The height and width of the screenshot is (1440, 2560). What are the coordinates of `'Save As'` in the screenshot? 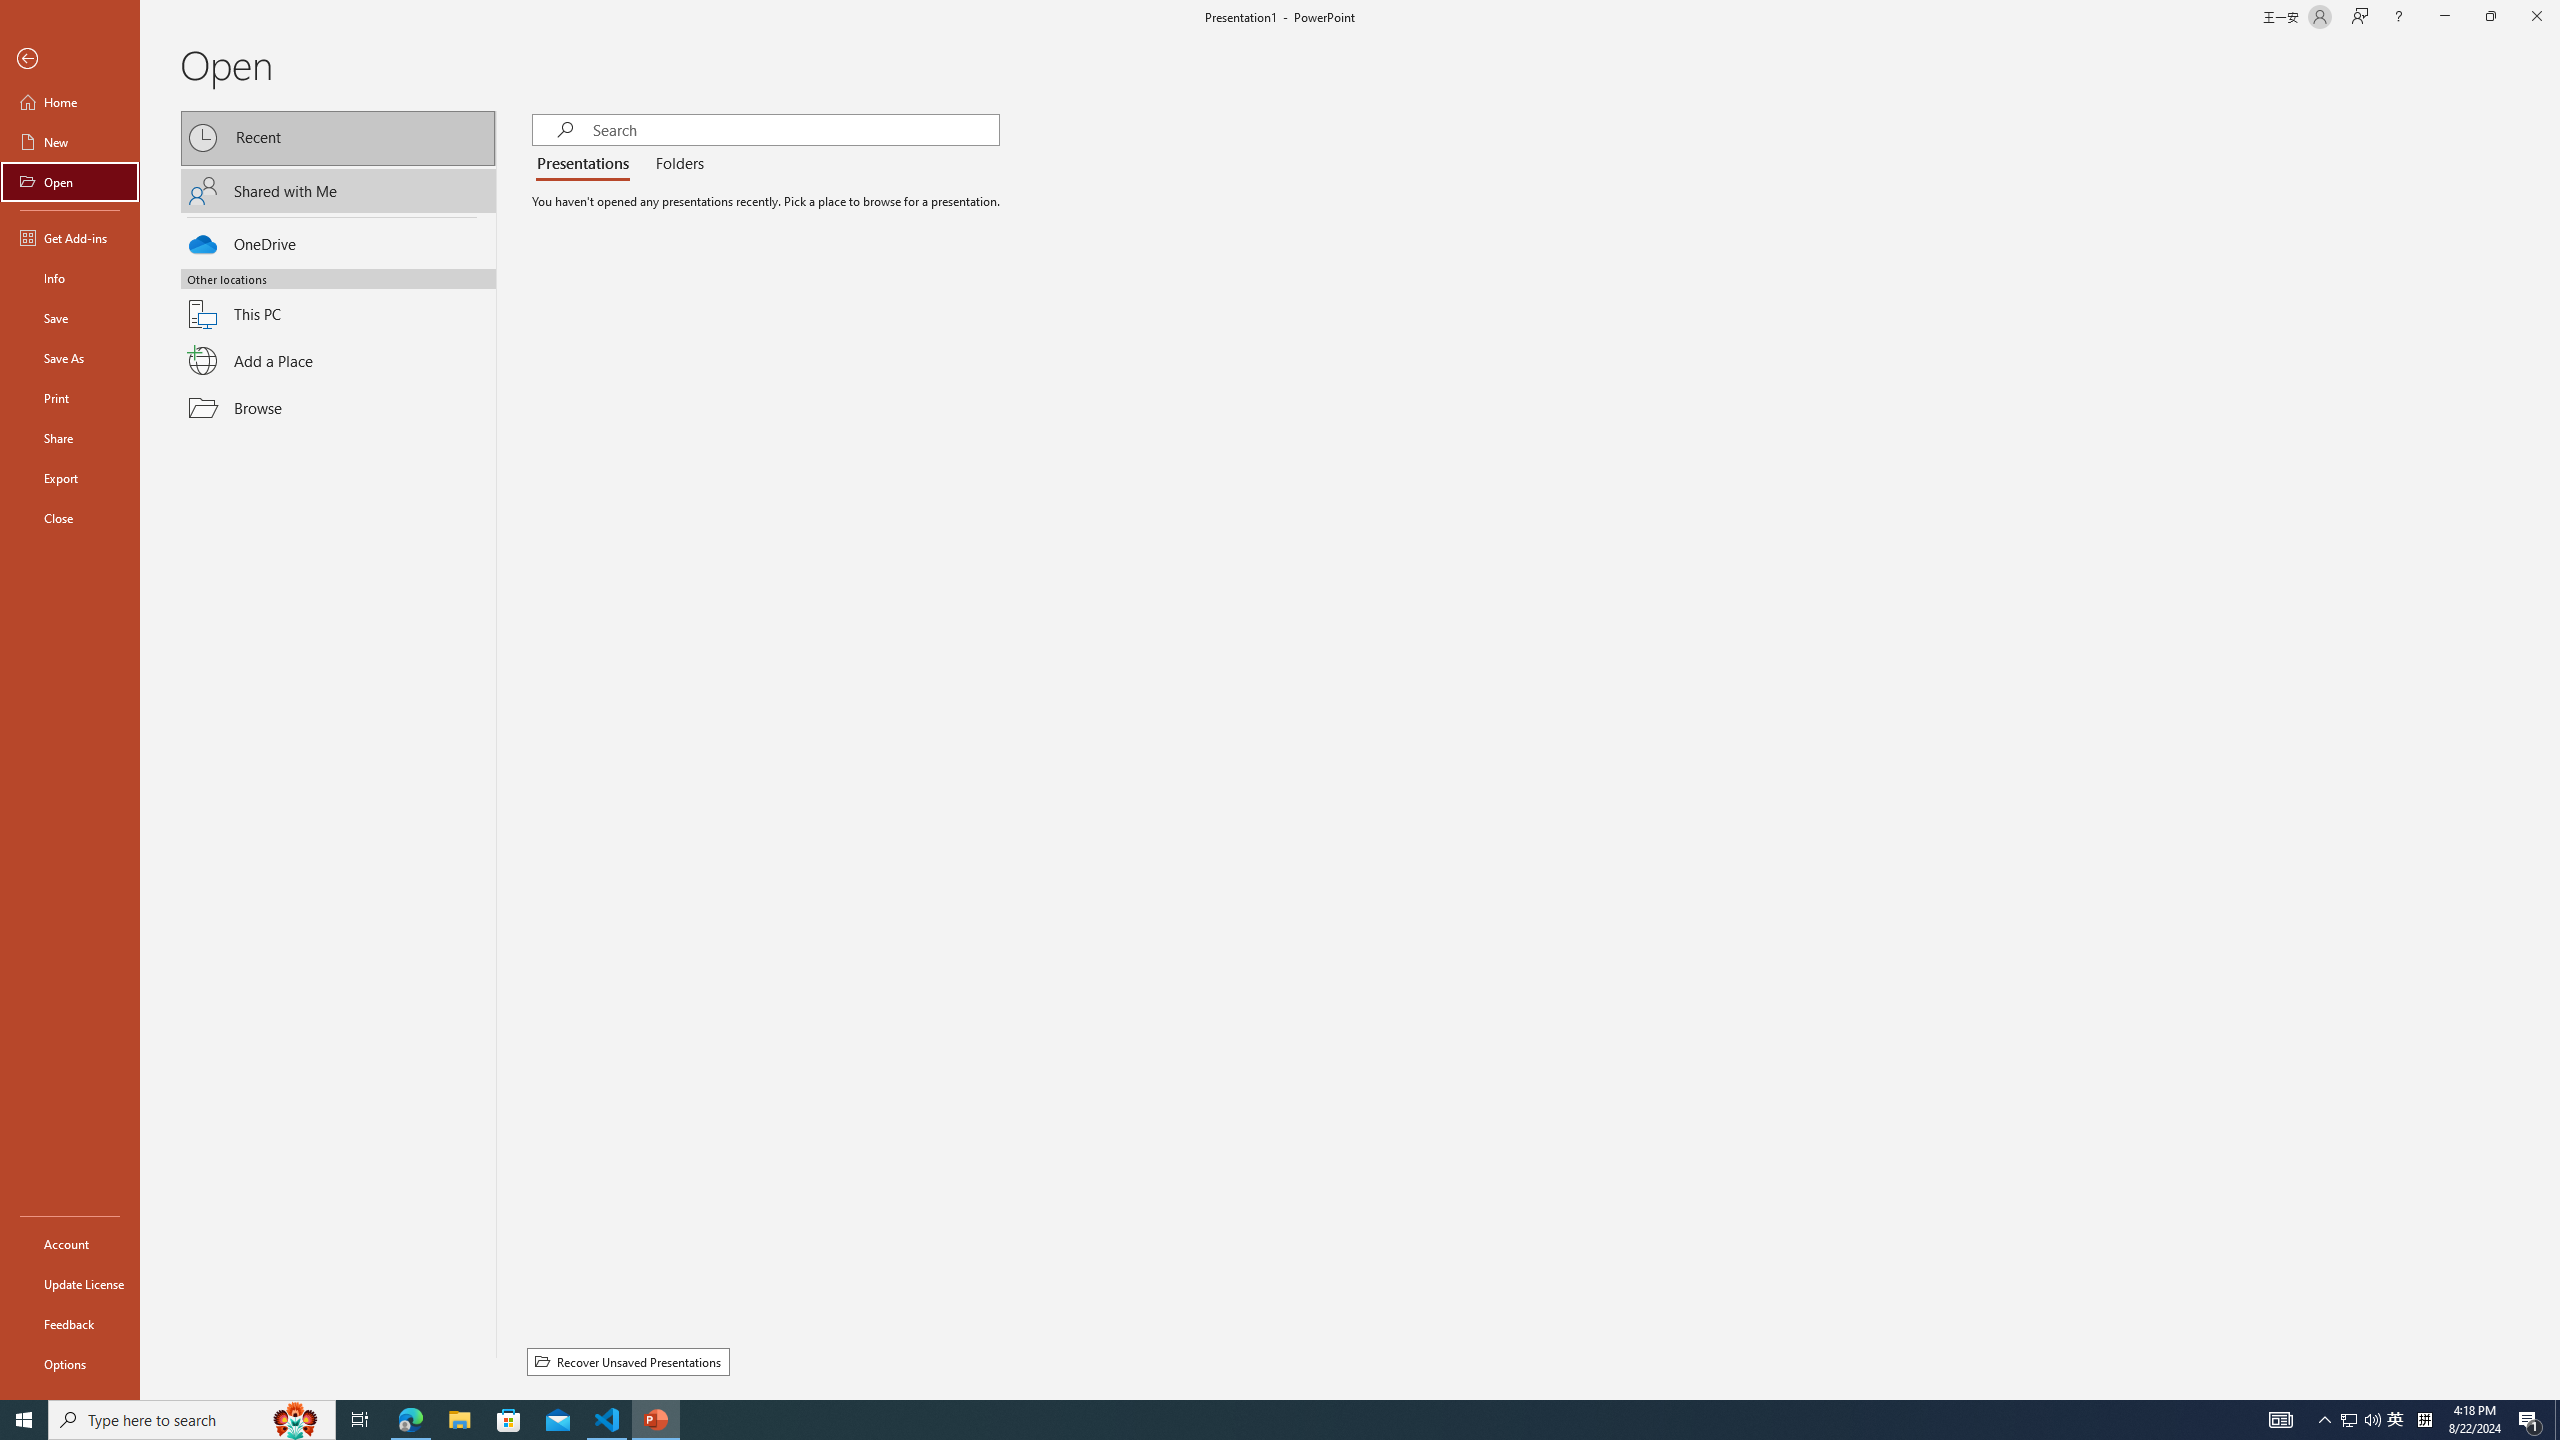 It's located at (69, 356).